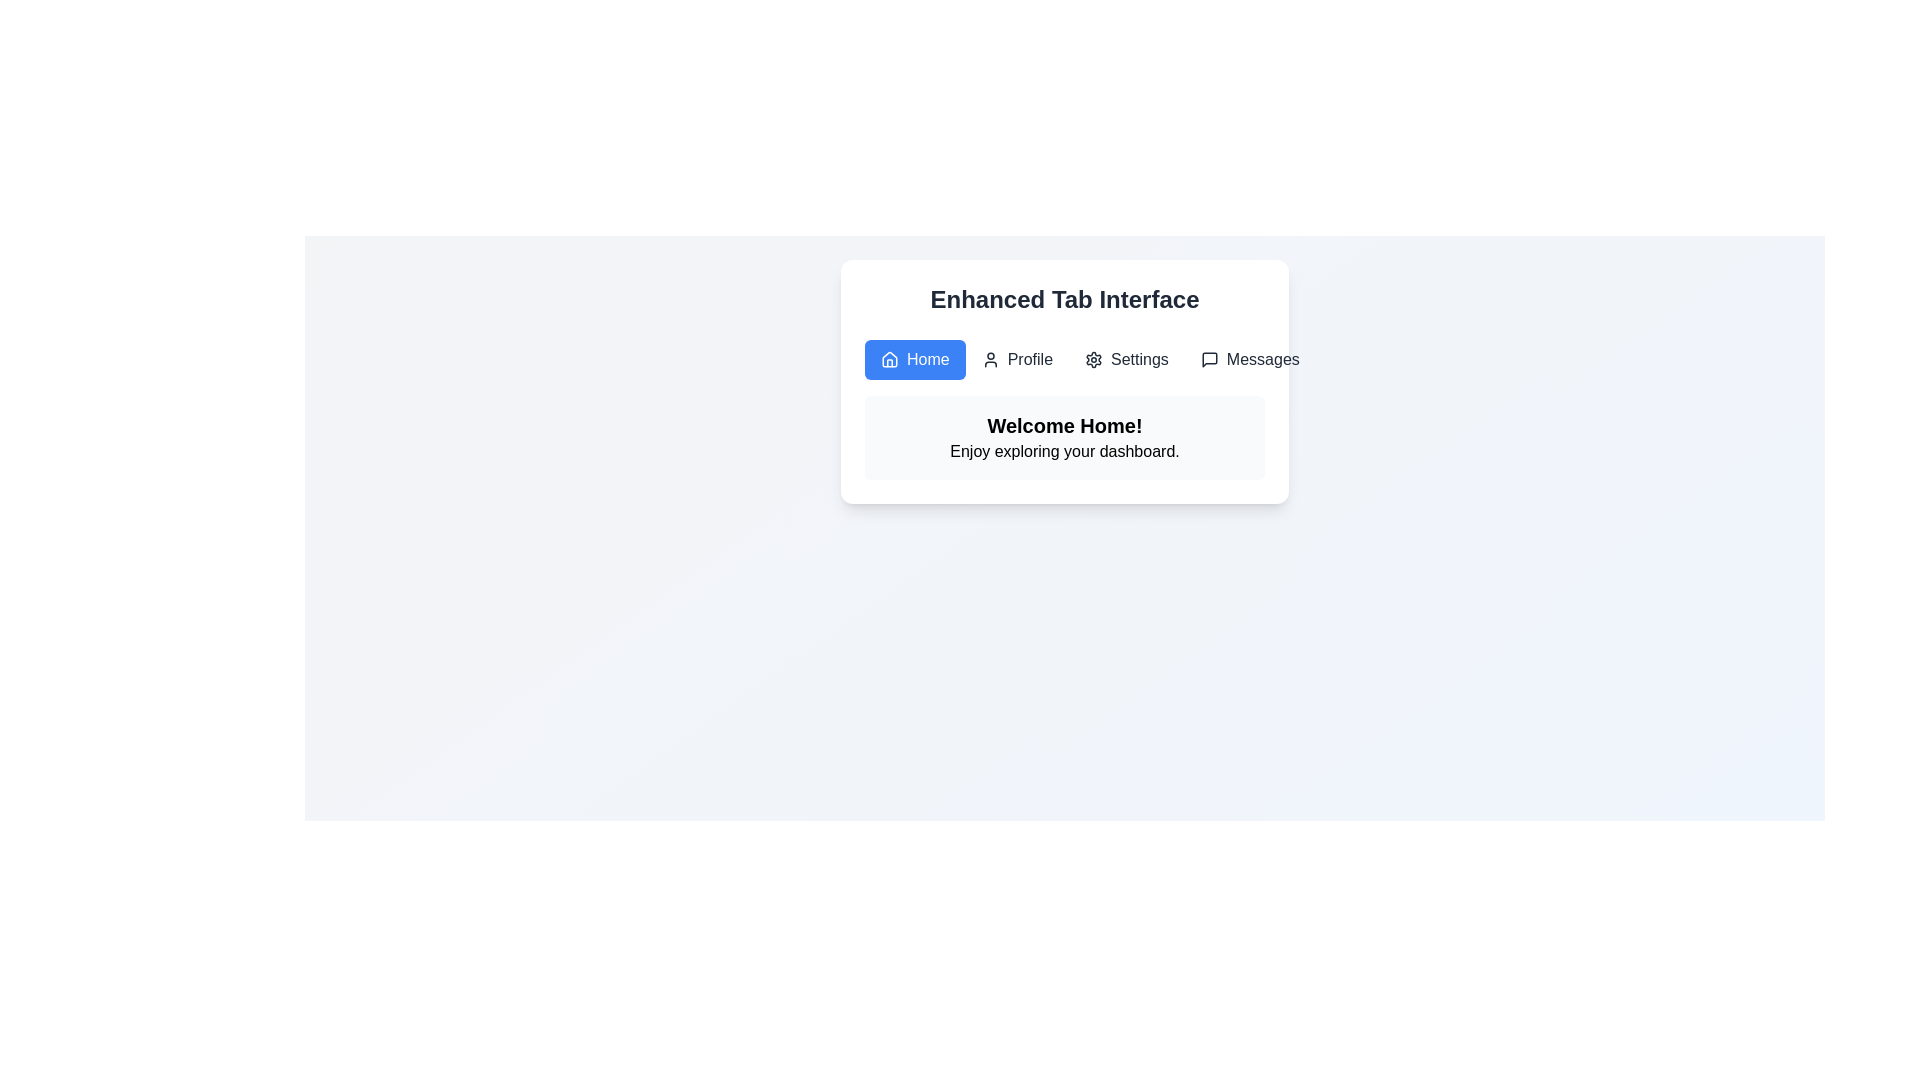  What do you see at coordinates (1262, 358) in the screenshot?
I see `the 'Messages' text label in the horizontal navigation bar, which is styled in bold font and located to the right of a speech bubble icon` at bounding box center [1262, 358].